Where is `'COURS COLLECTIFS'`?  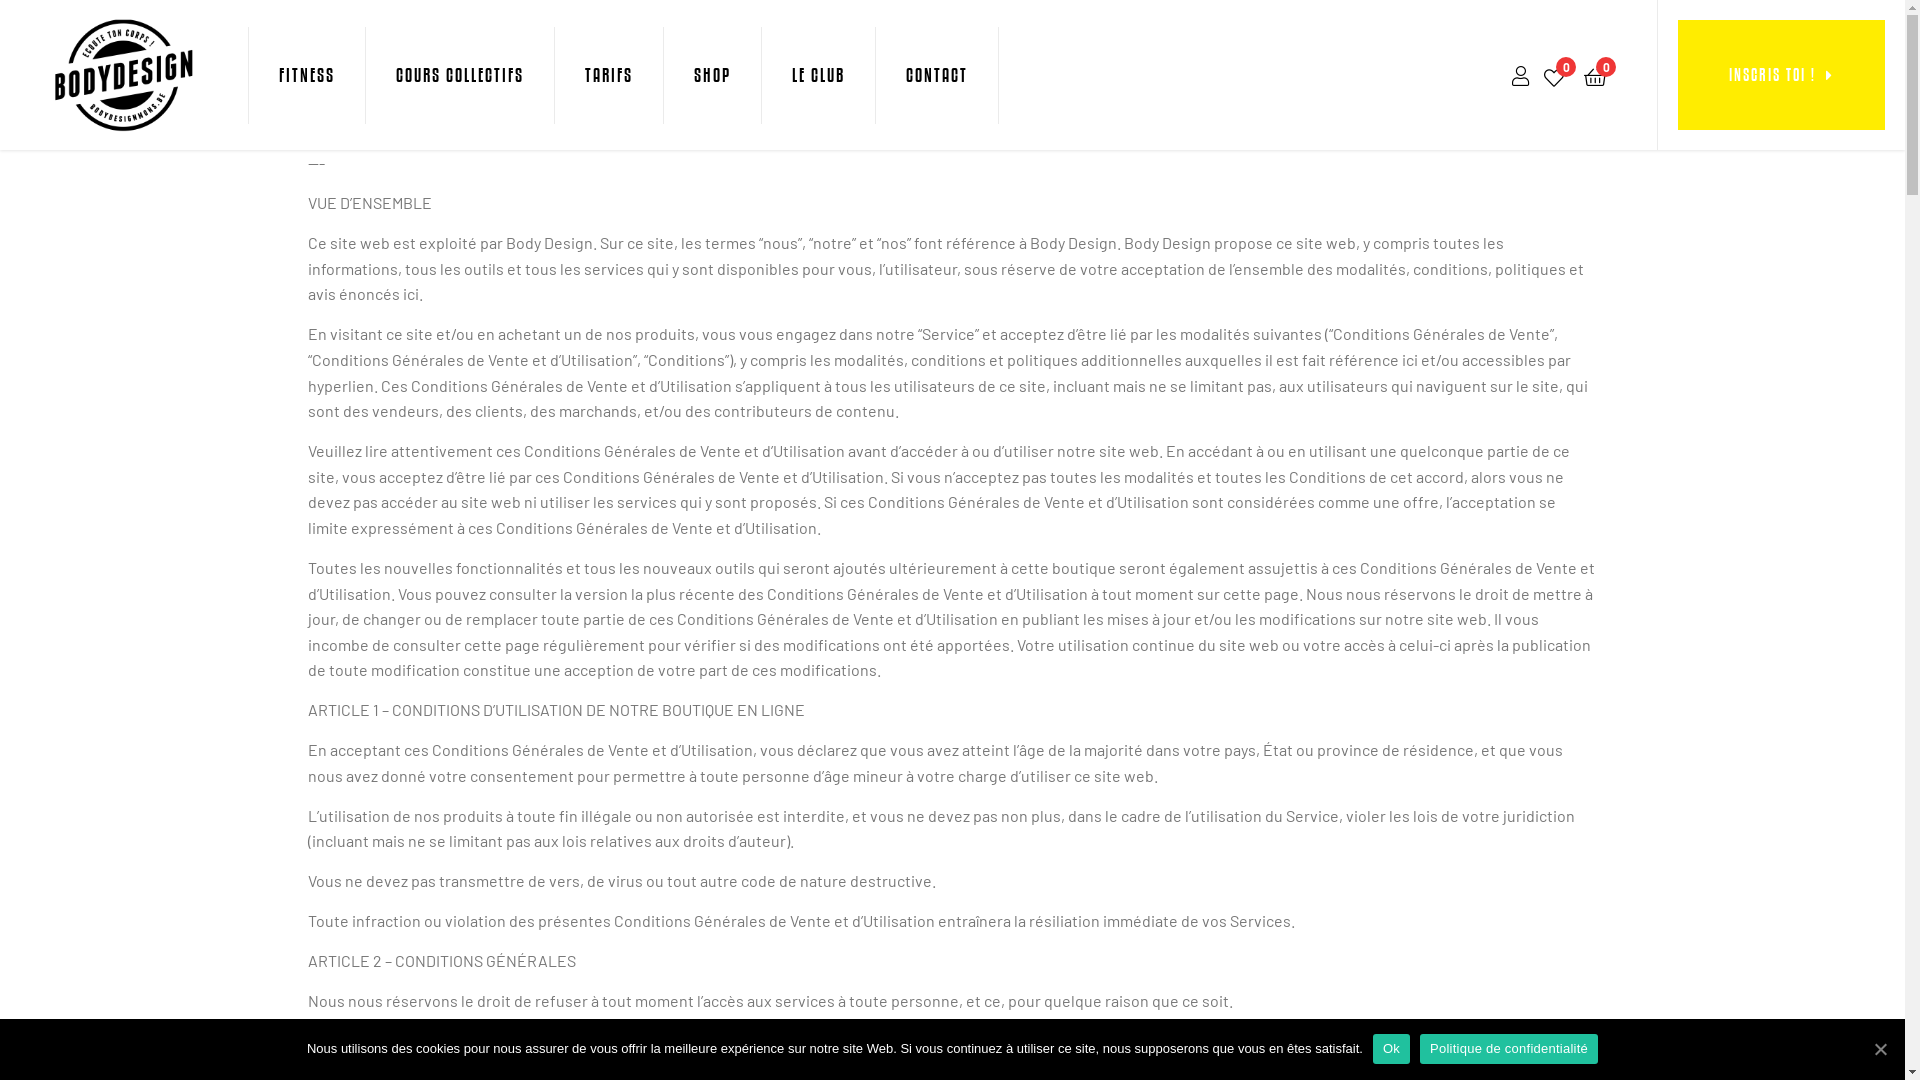
'COURS COLLECTIFS' is located at coordinates (459, 74).